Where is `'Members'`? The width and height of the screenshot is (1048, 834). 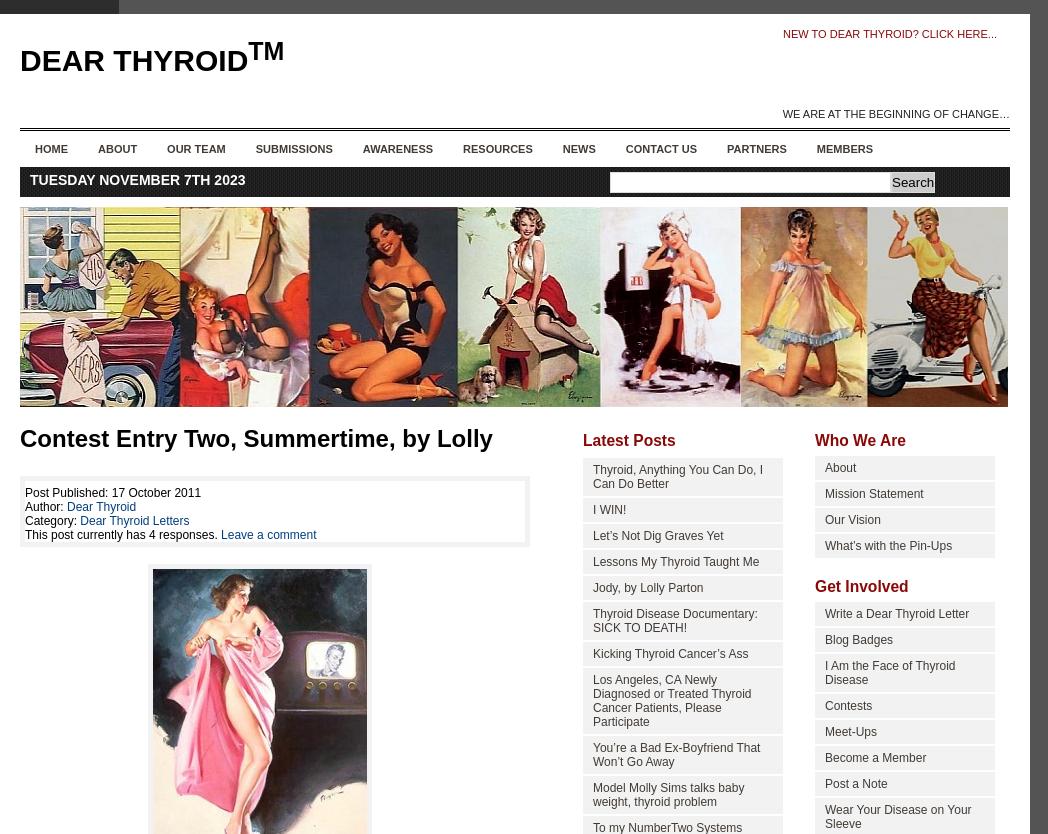 'Members' is located at coordinates (844, 149).